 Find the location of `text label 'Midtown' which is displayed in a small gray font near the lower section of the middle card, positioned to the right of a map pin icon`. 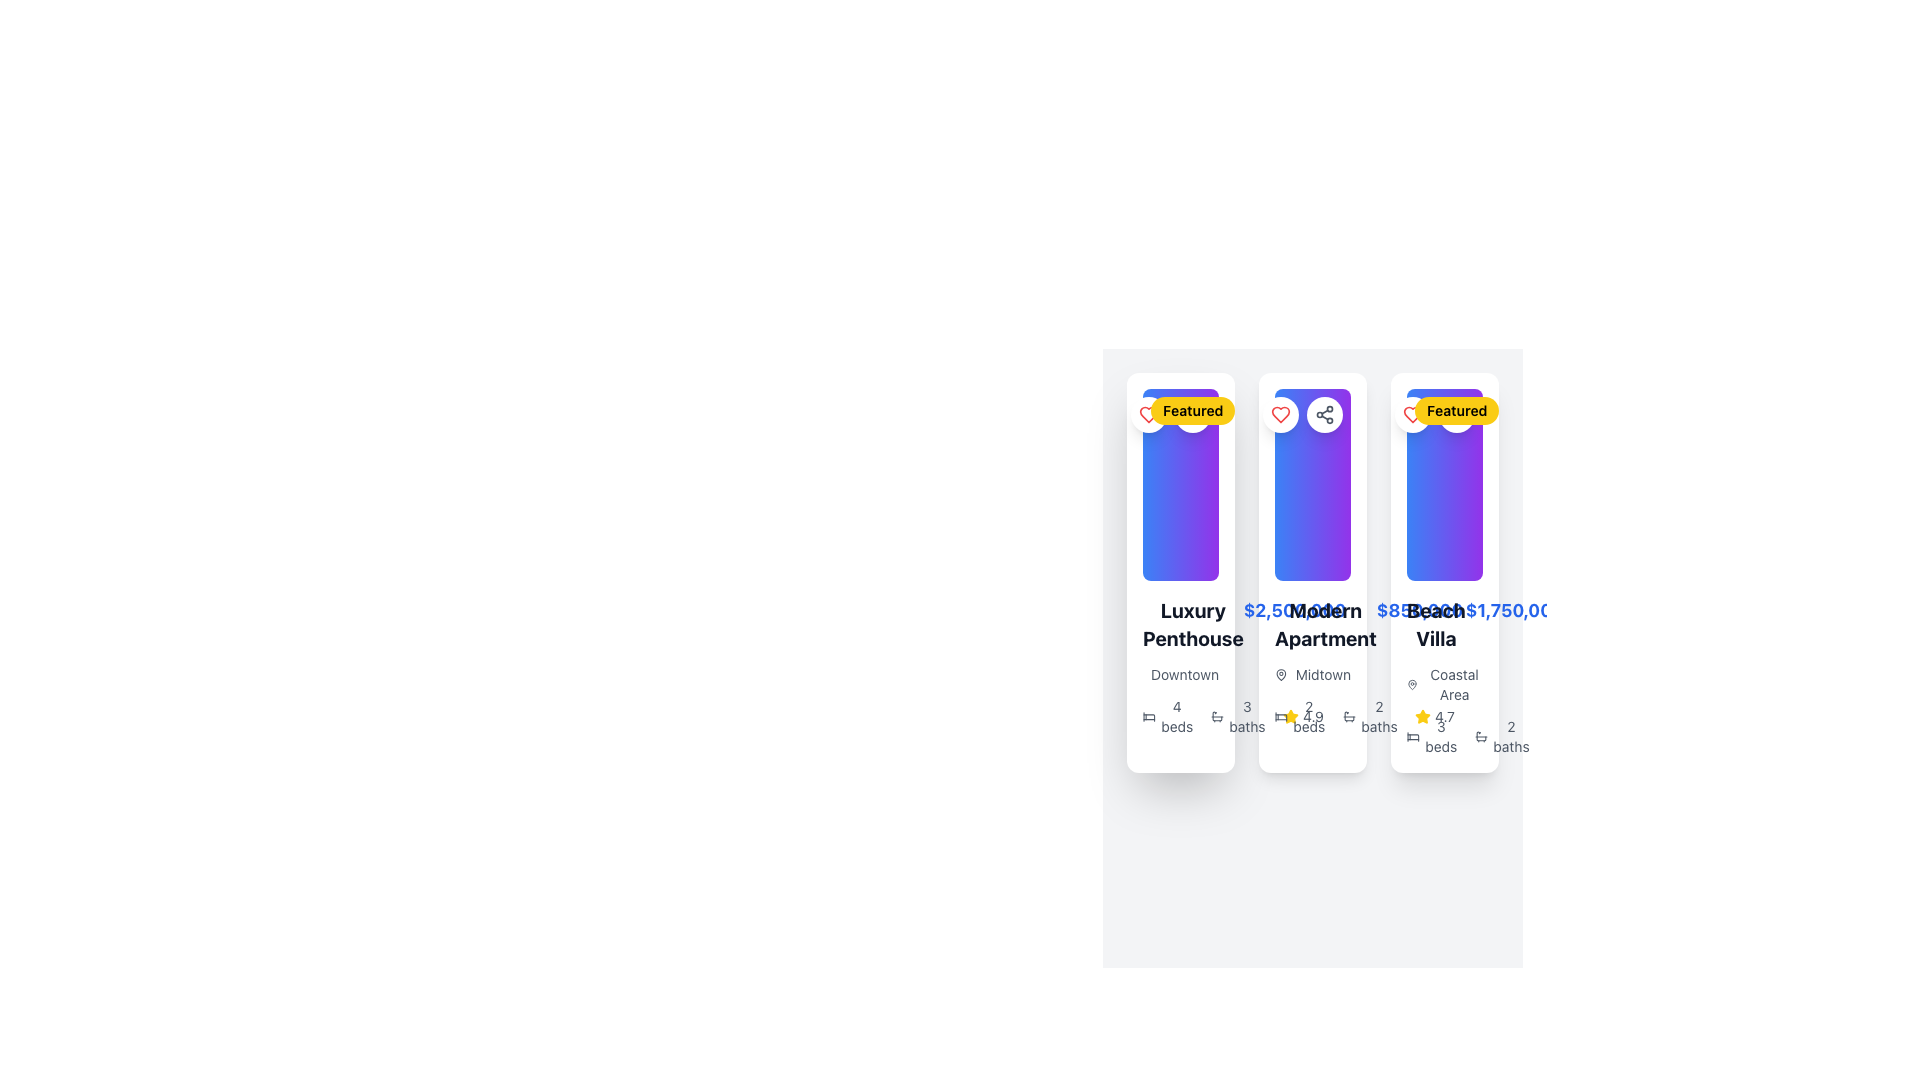

text label 'Midtown' which is displayed in a small gray font near the lower section of the middle card, positioned to the right of a map pin icon is located at coordinates (1323, 675).